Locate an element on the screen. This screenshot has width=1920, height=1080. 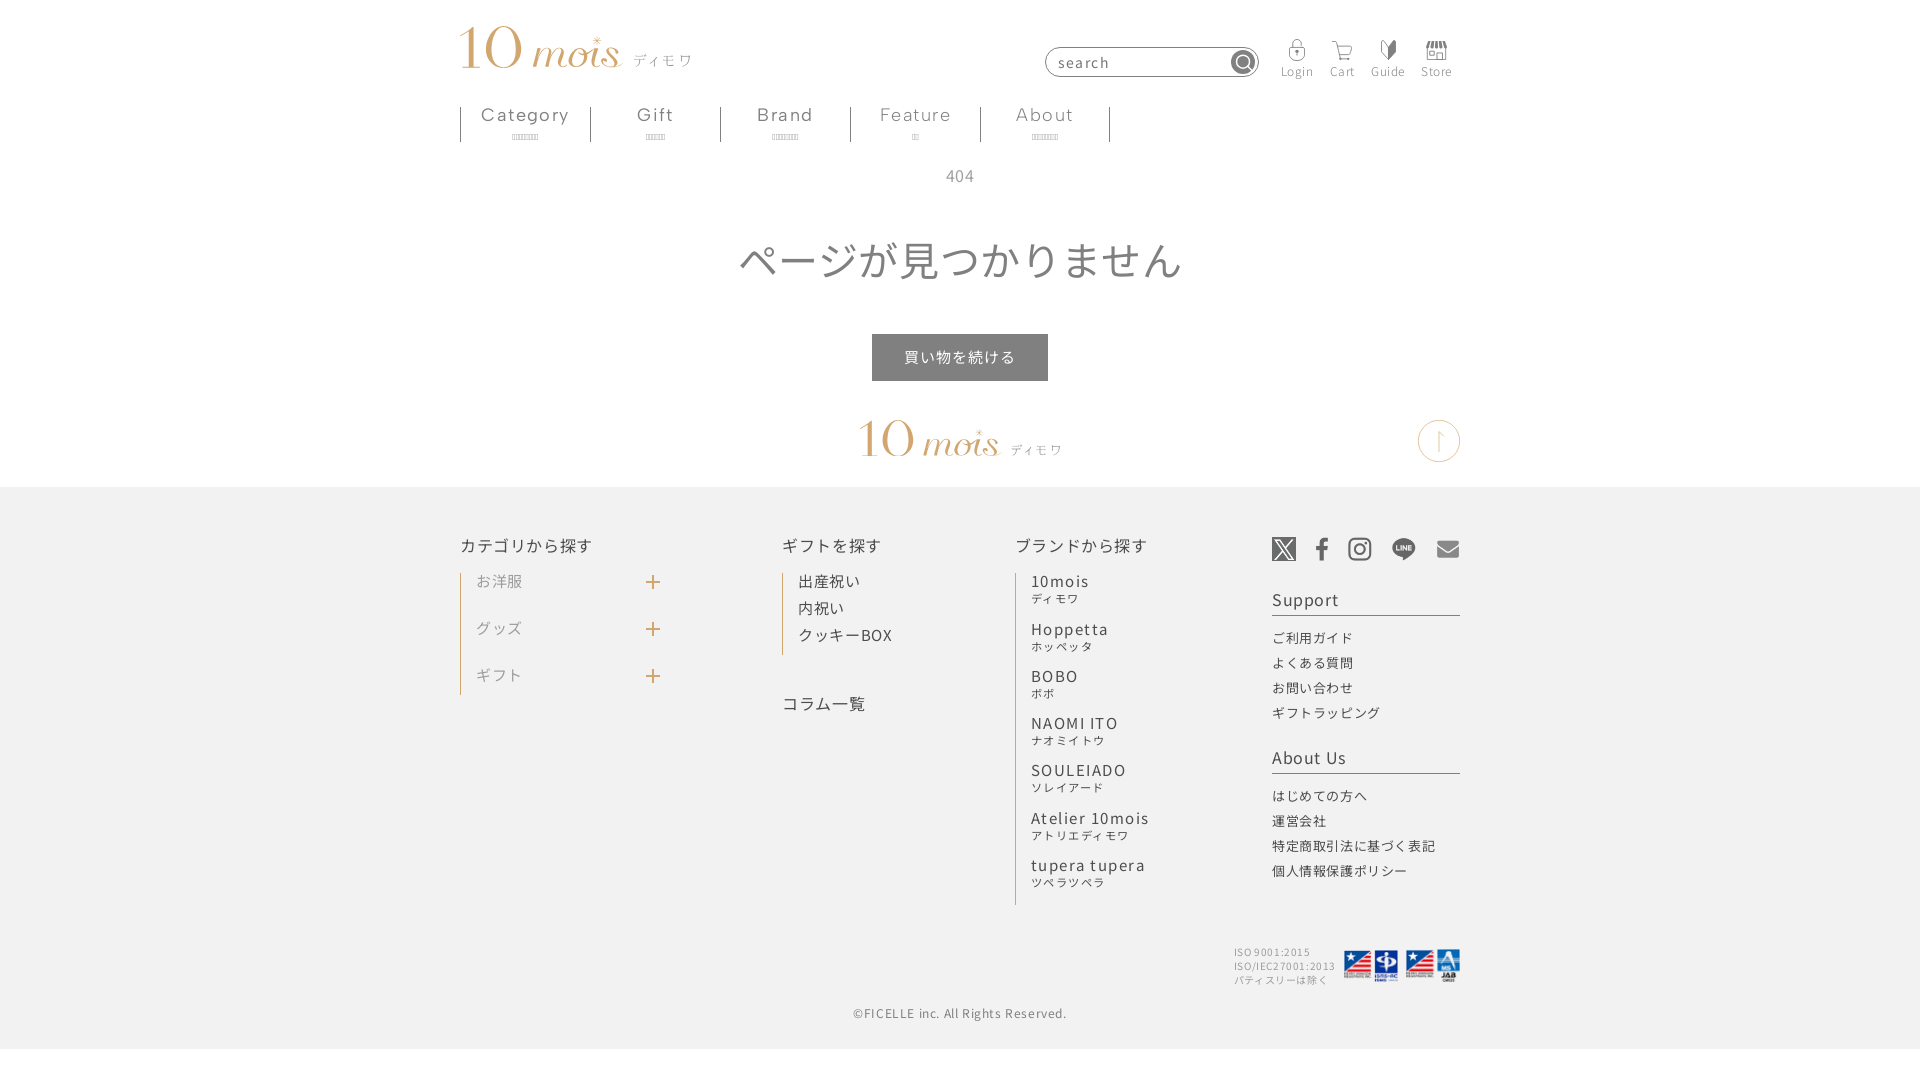
'Store' is located at coordinates (1435, 56).